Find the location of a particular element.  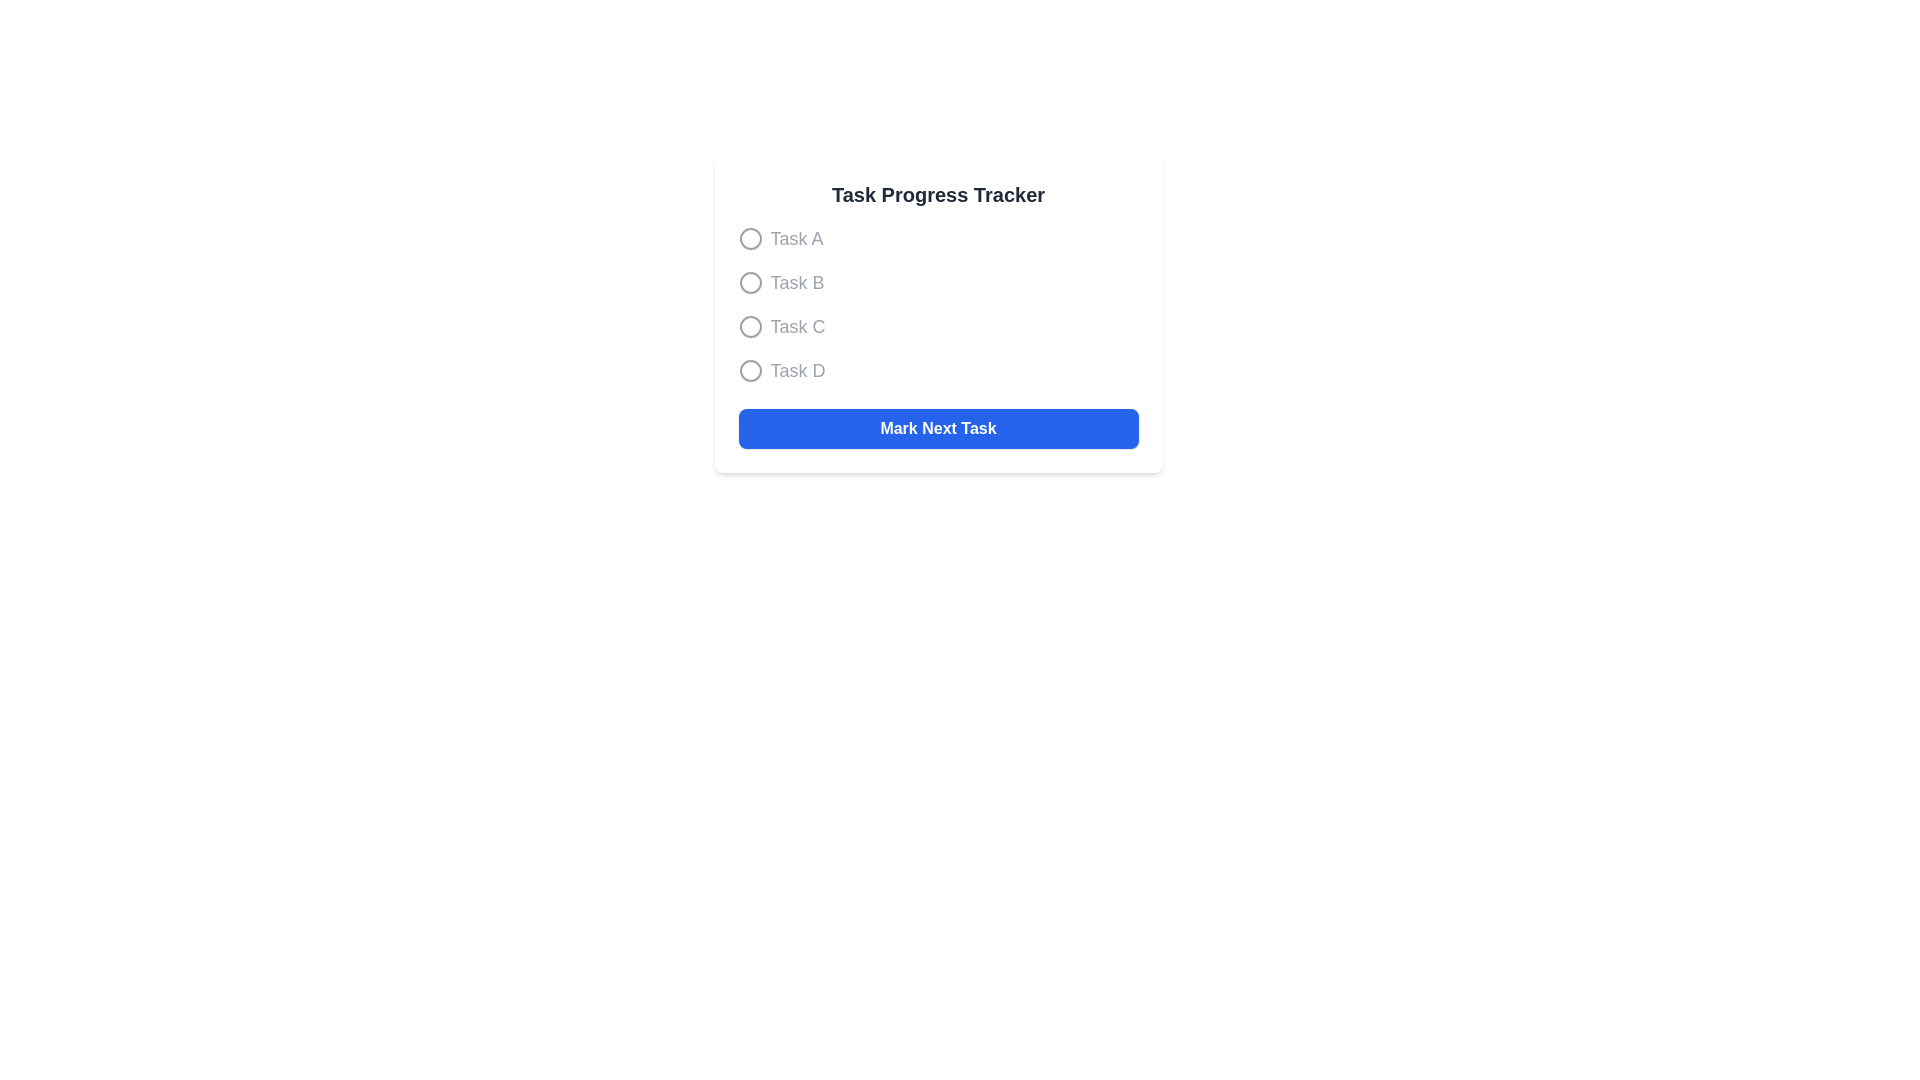

the circular graphic element representing the third radio button under the 'Task Progress Tracker' labeled 'Task C' is located at coordinates (749, 326).